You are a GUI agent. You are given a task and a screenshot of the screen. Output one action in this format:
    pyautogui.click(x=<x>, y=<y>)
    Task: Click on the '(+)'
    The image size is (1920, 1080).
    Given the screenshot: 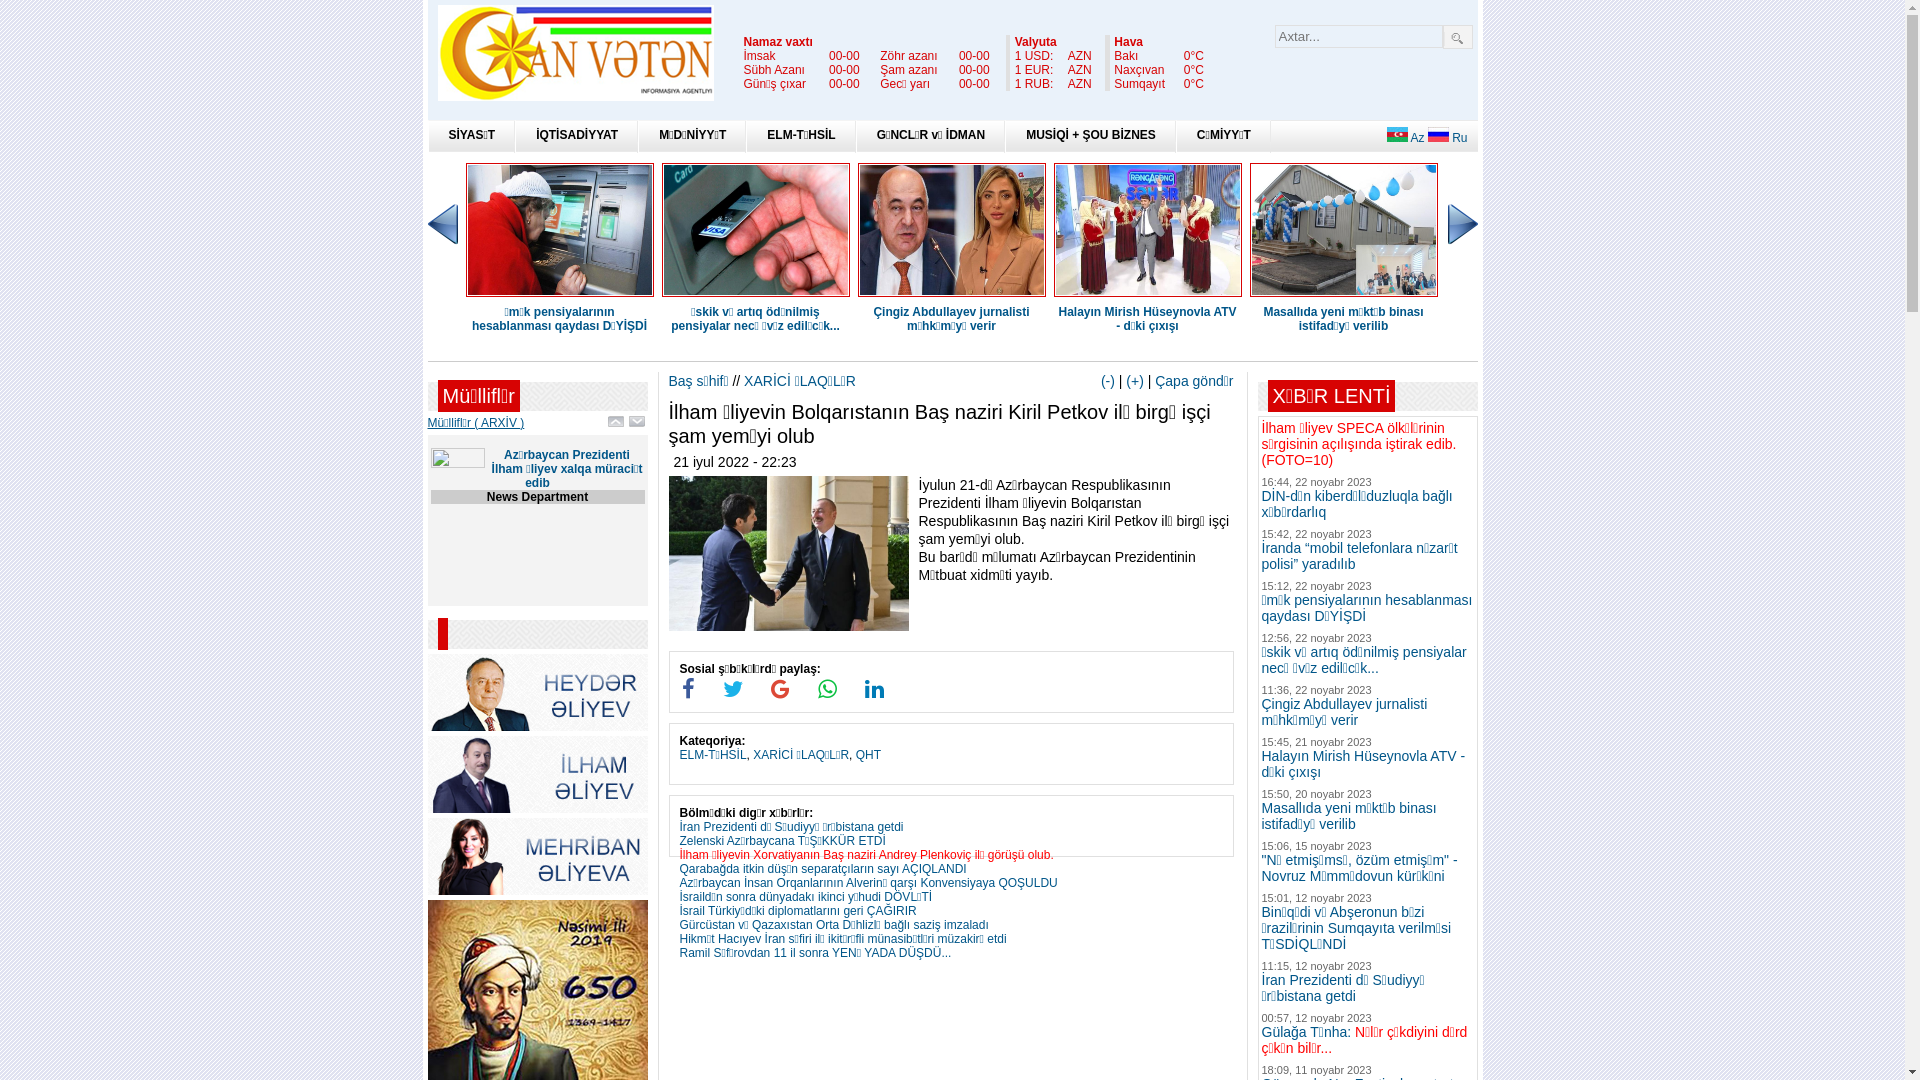 What is the action you would take?
    pyautogui.click(x=1134, y=381)
    